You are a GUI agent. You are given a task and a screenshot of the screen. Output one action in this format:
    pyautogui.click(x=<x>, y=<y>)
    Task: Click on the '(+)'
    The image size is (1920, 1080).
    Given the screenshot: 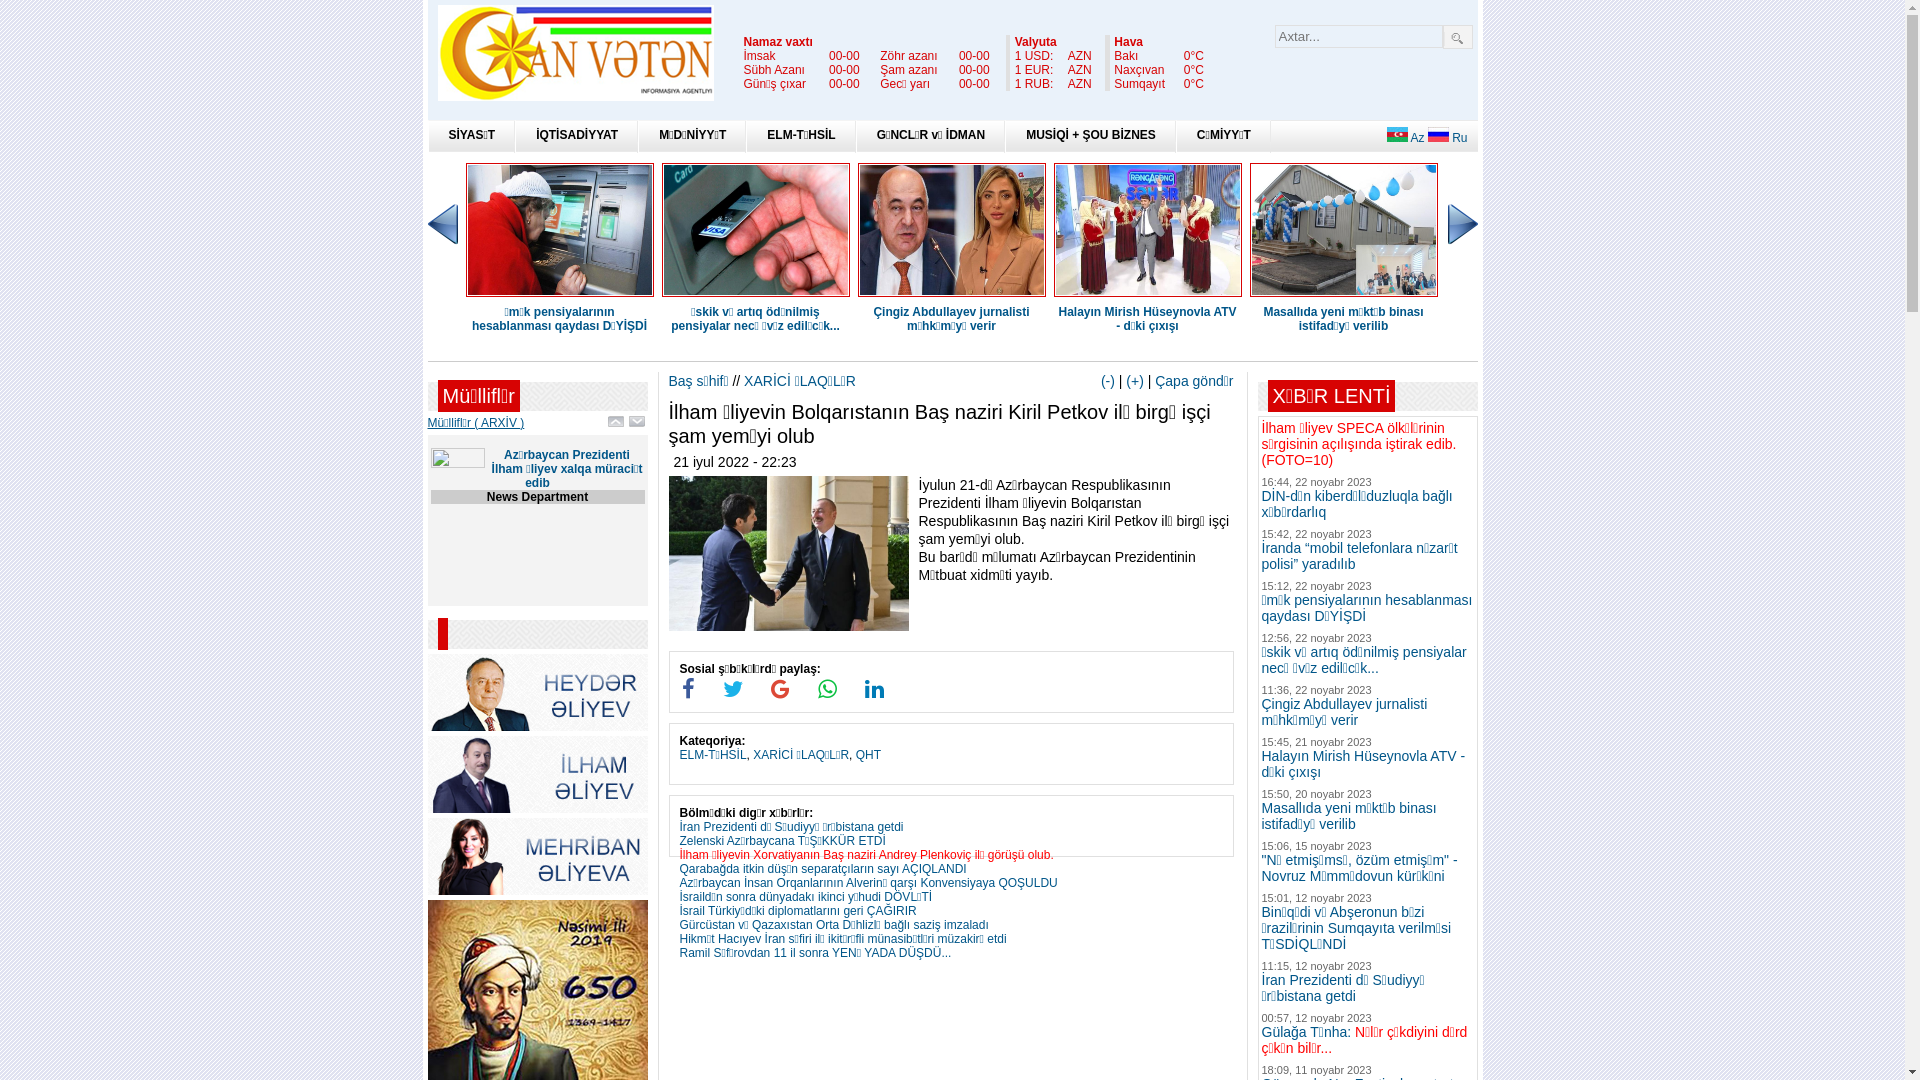 What is the action you would take?
    pyautogui.click(x=1134, y=381)
    